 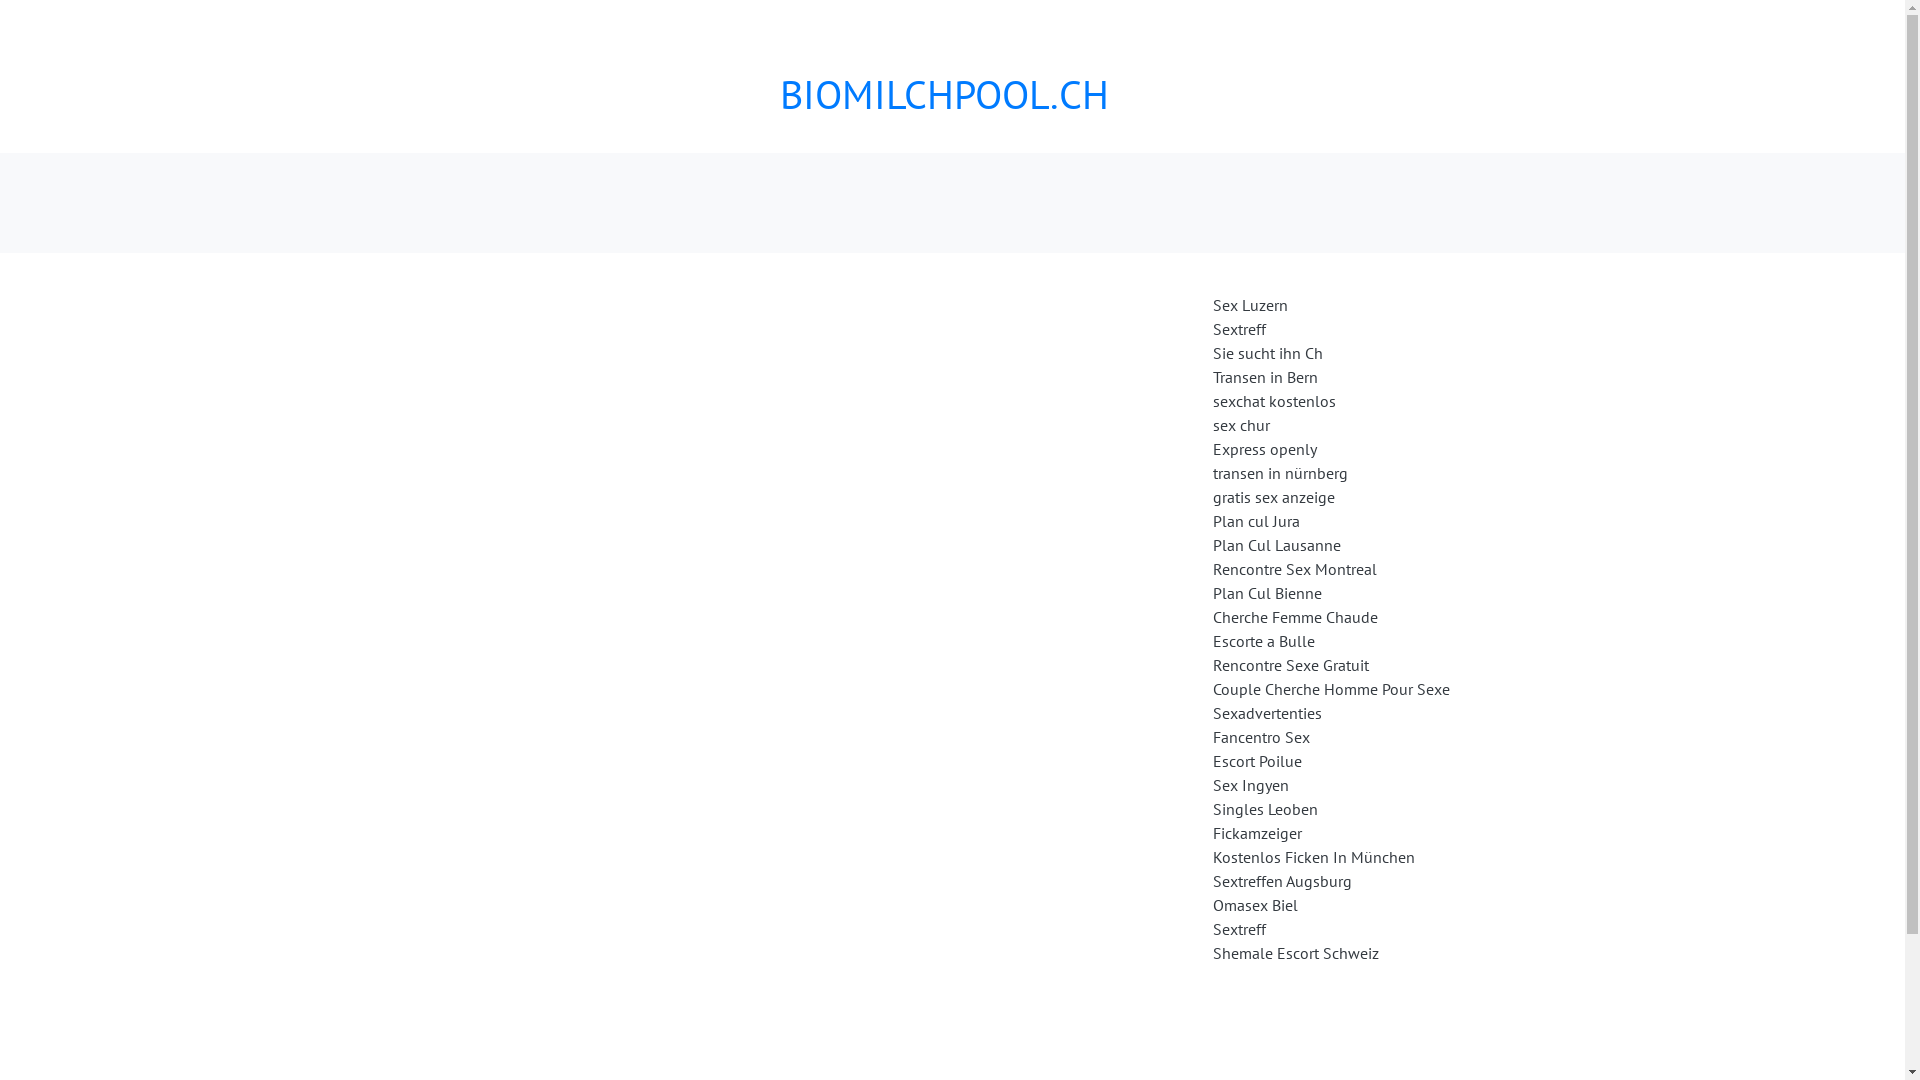 I want to click on 'Sextreffen Augsburg', so click(x=1210, y=879).